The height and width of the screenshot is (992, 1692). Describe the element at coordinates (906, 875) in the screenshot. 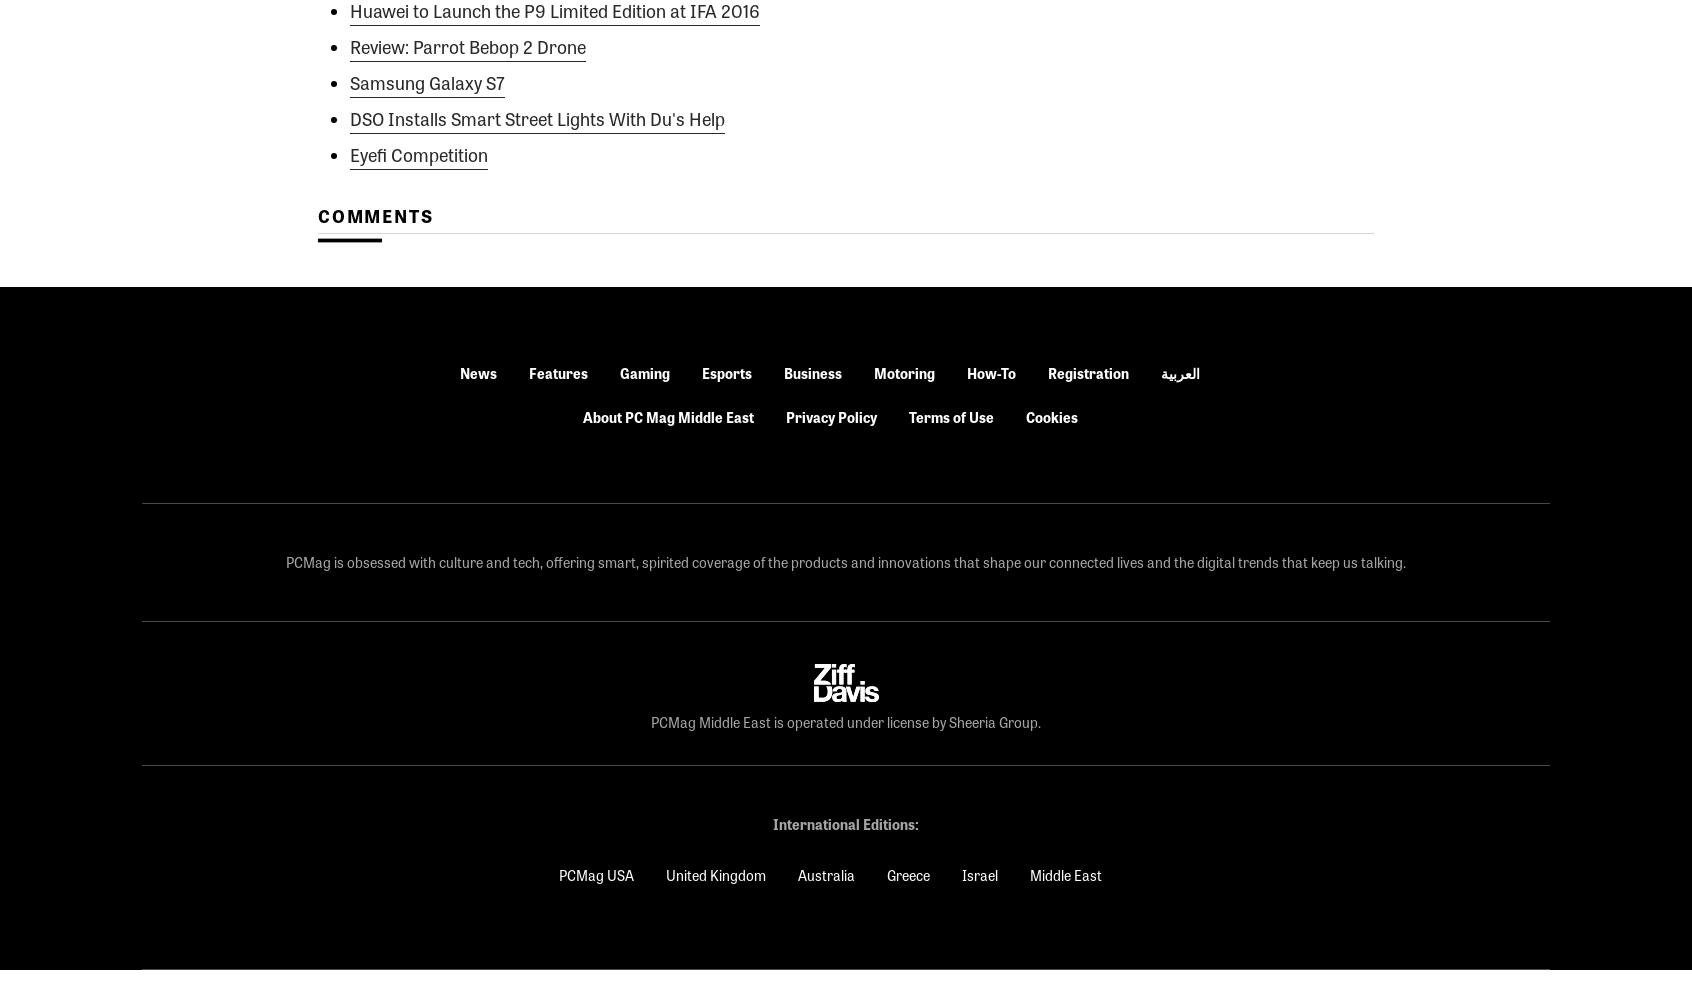

I see `'Greece'` at that location.